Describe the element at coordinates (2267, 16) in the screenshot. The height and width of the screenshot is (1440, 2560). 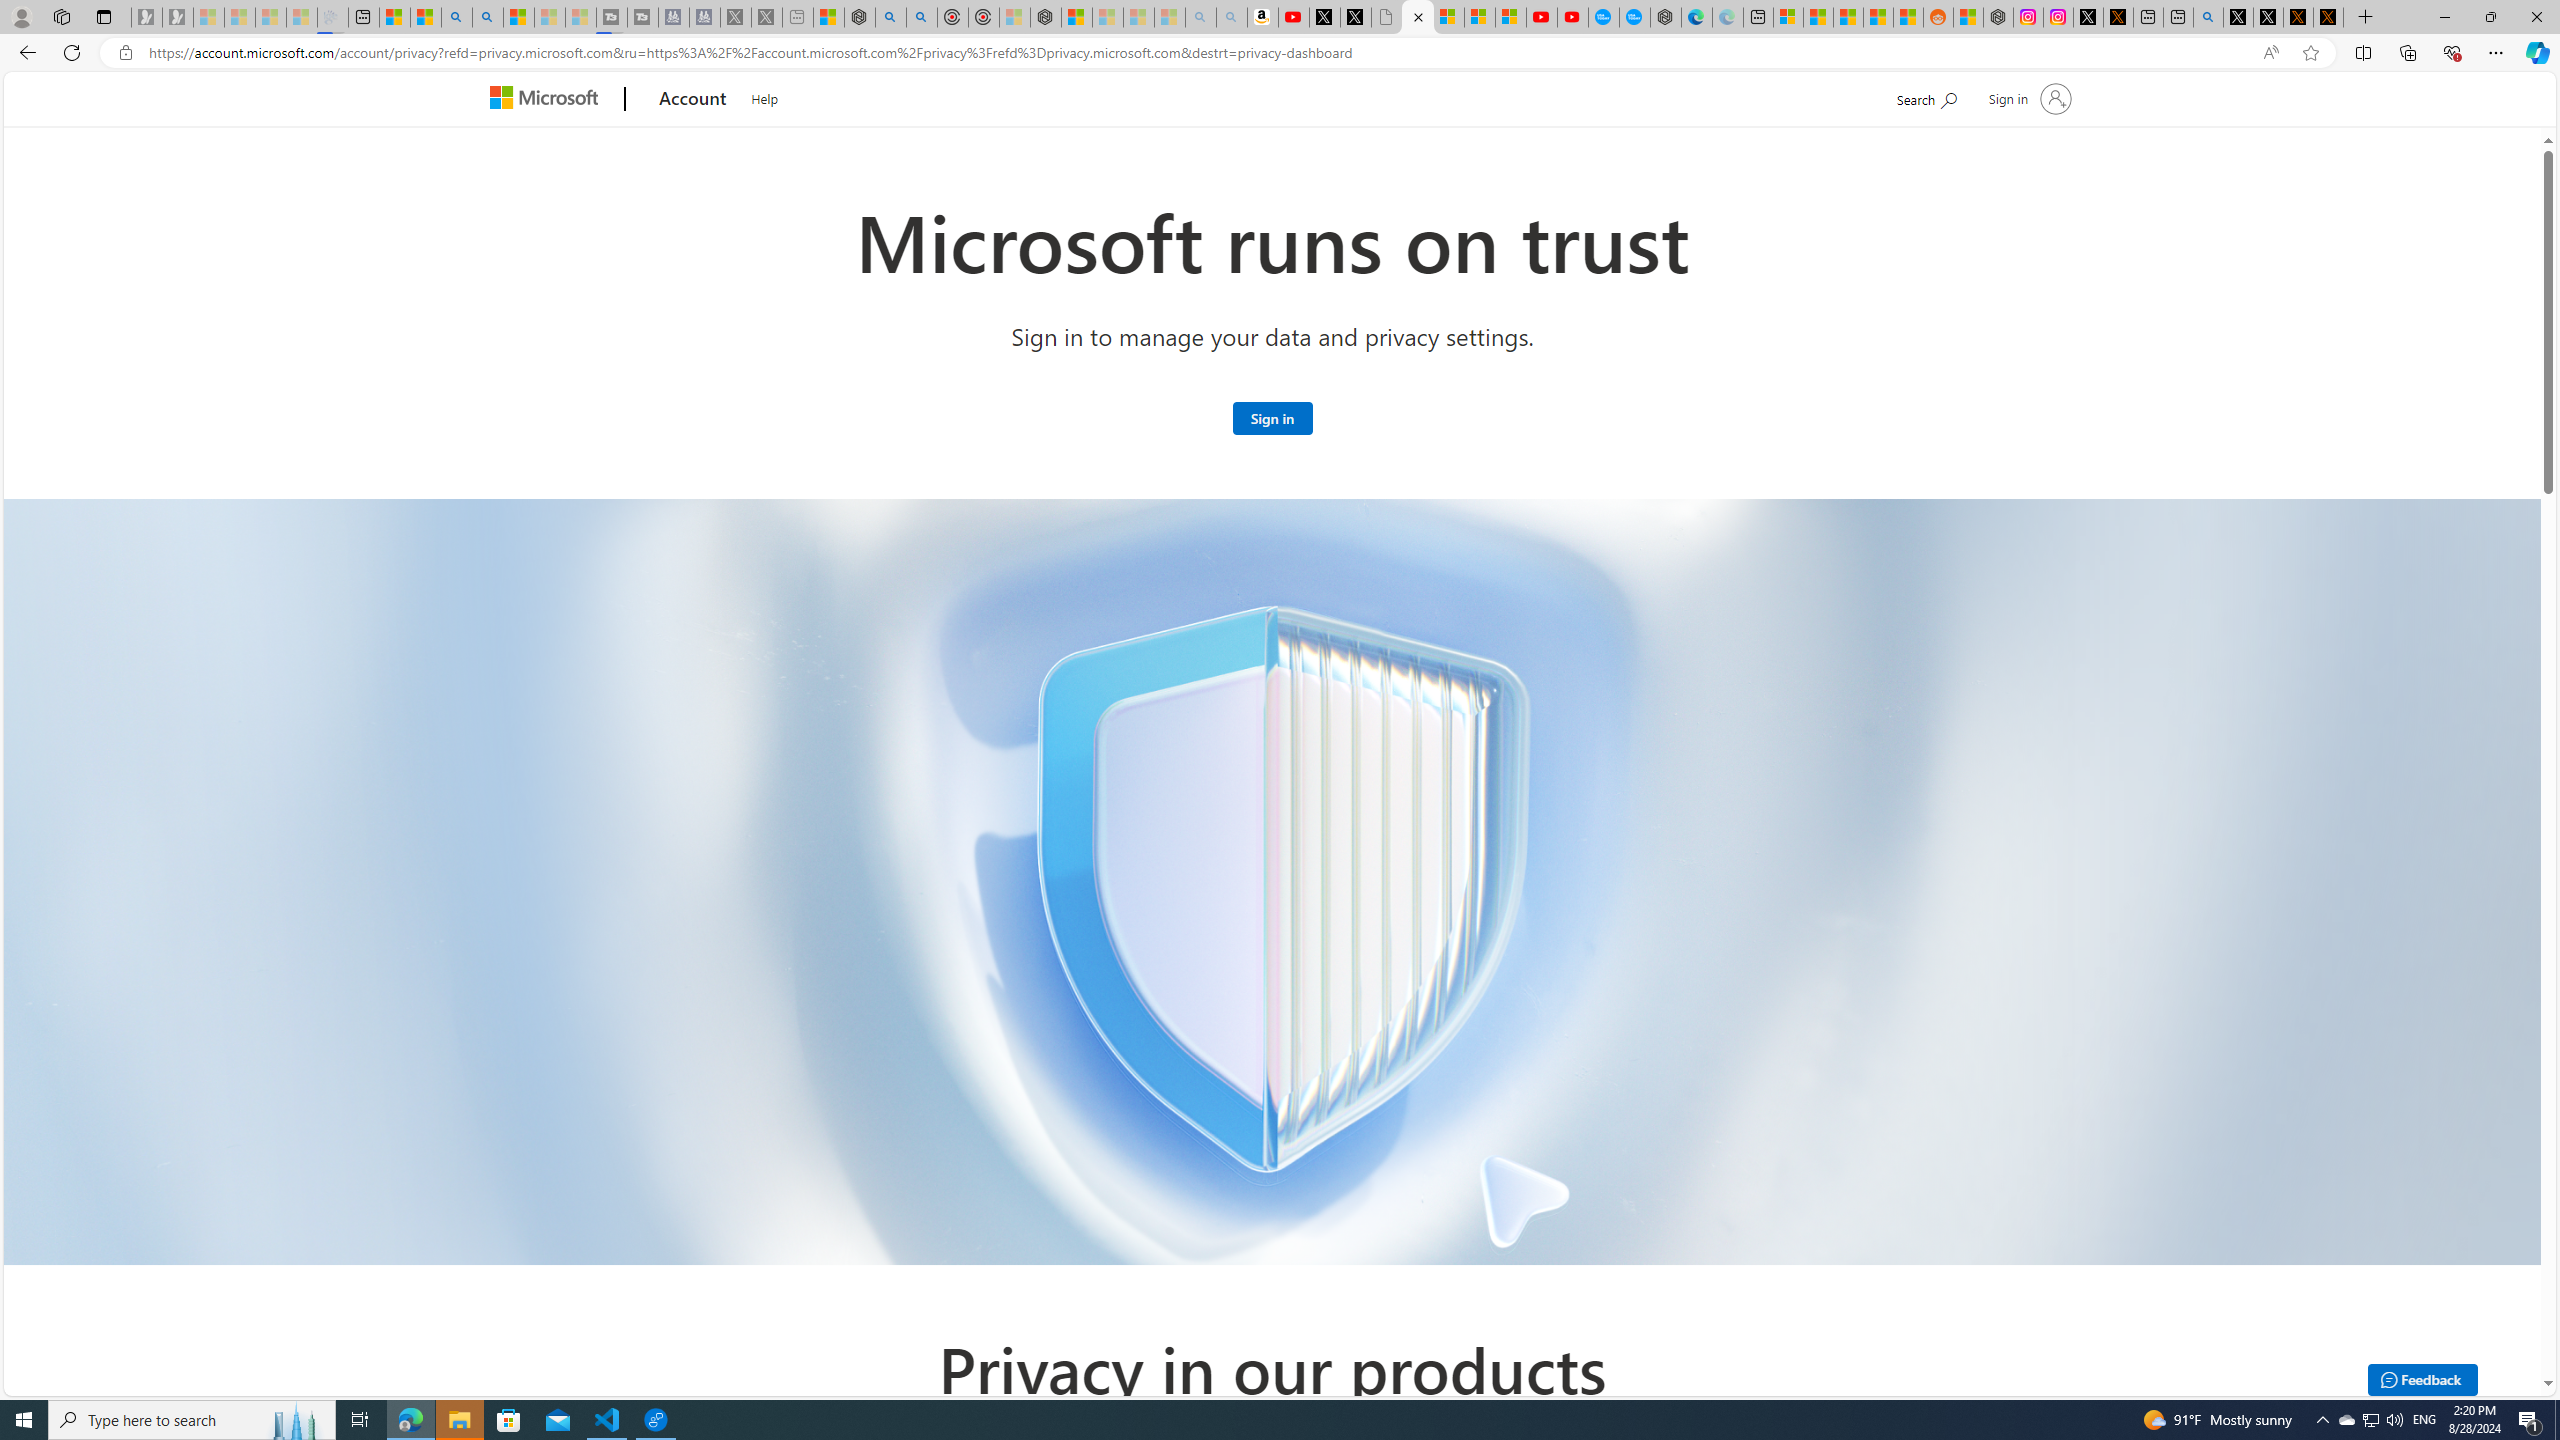
I see `'GitHub (@github) / X'` at that location.